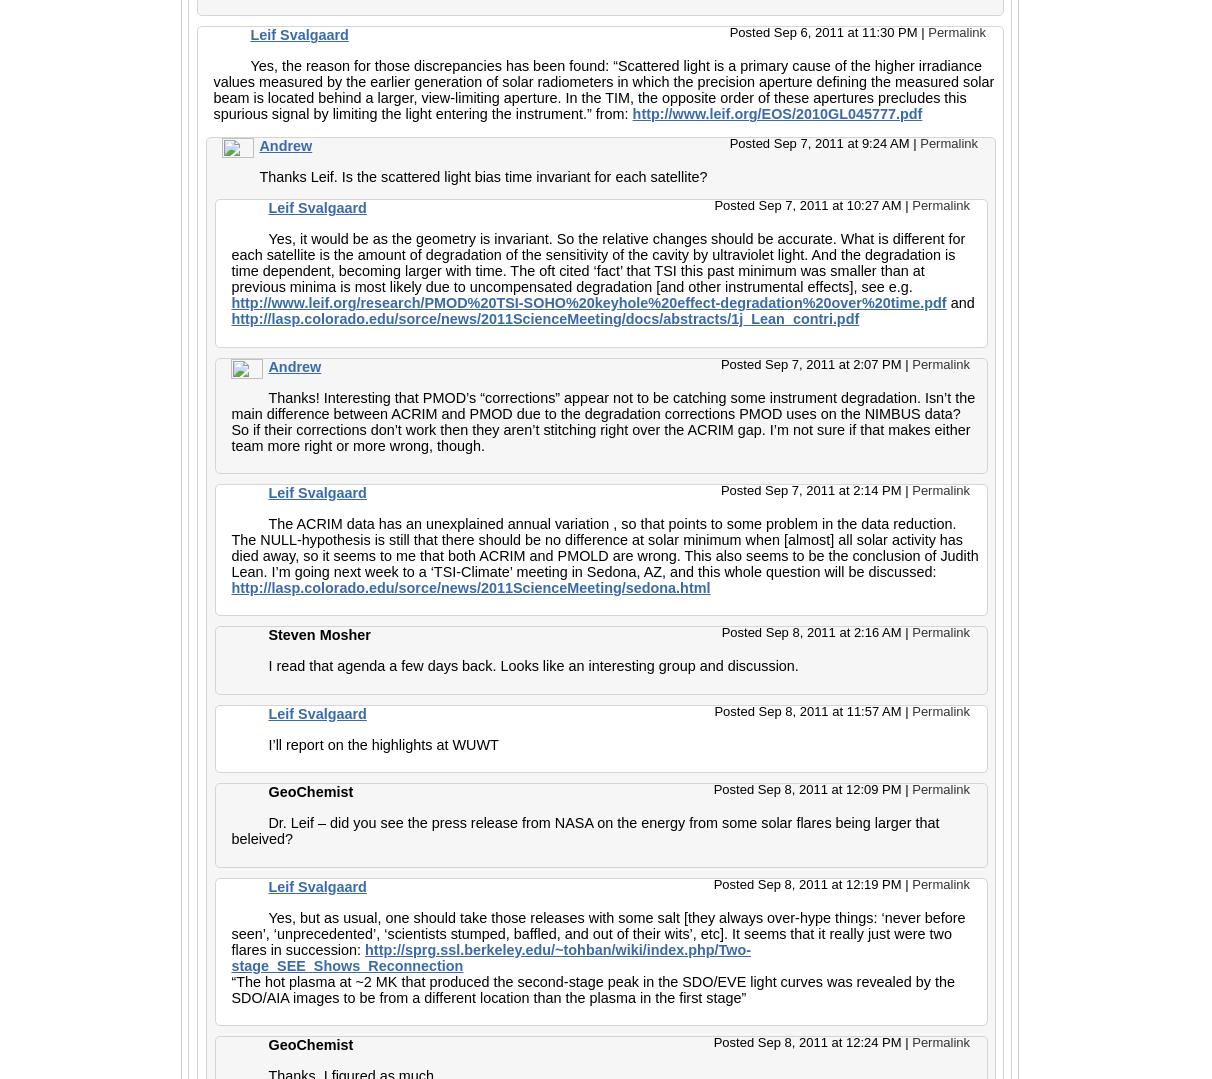  What do you see at coordinates (603, 89) in the screenshot?
I see `'Yes, the reason for those discrepancies has been found: “Scattered light is a primary cause of the higher irradiance values measured by the earlier generation of solar radiometers in which the precision aperture defining the measured solar beam is located behind a larger, view‐limiting aperture. In the TIM, the opposite order of these apertures precludes this spurious signal by limiting the light entering the instrument.” from:'` at bounding box center [603, 89].